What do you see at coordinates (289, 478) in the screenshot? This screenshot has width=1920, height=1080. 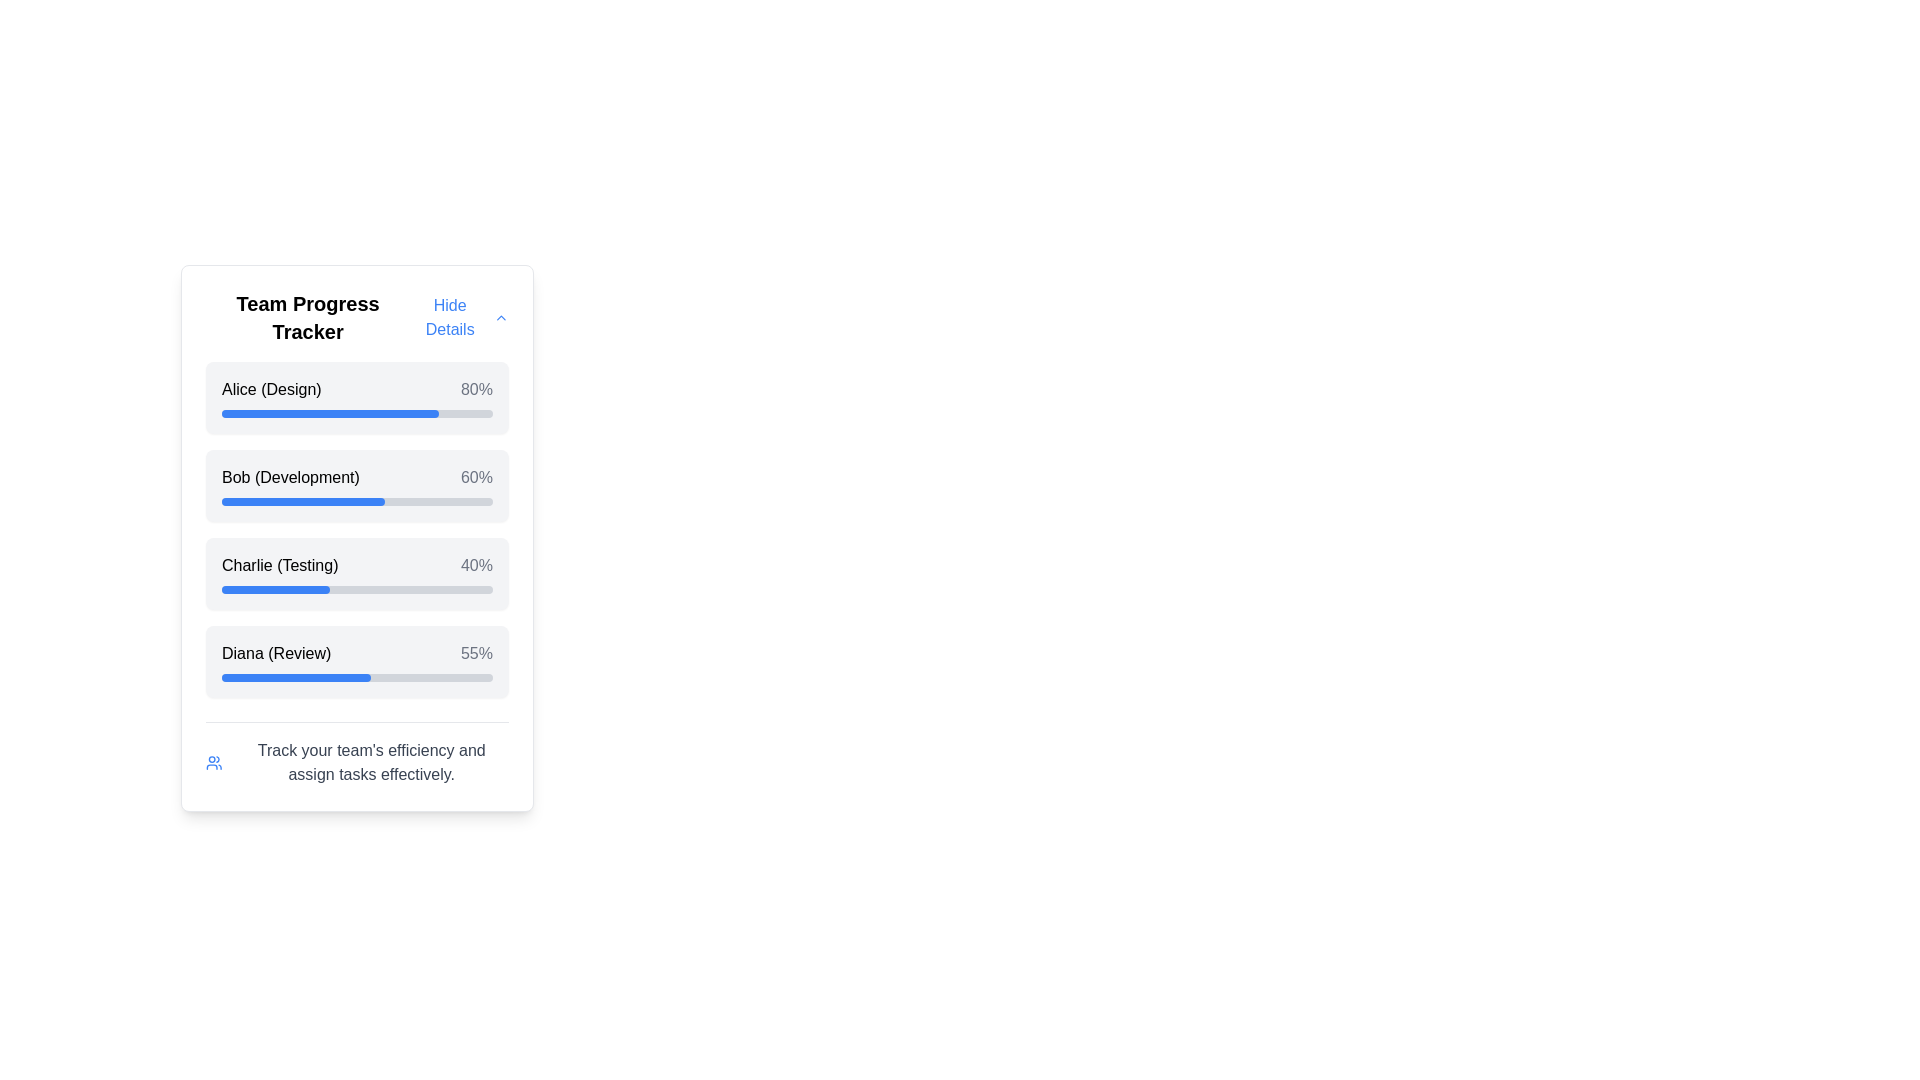 I see `the text label displaying 'Bob (Development)' in the 'Team Progress Tracker' list, positioned between 'Alice (Design)' and 'Charlie (Testing)'` at bounding box center [289, 478].